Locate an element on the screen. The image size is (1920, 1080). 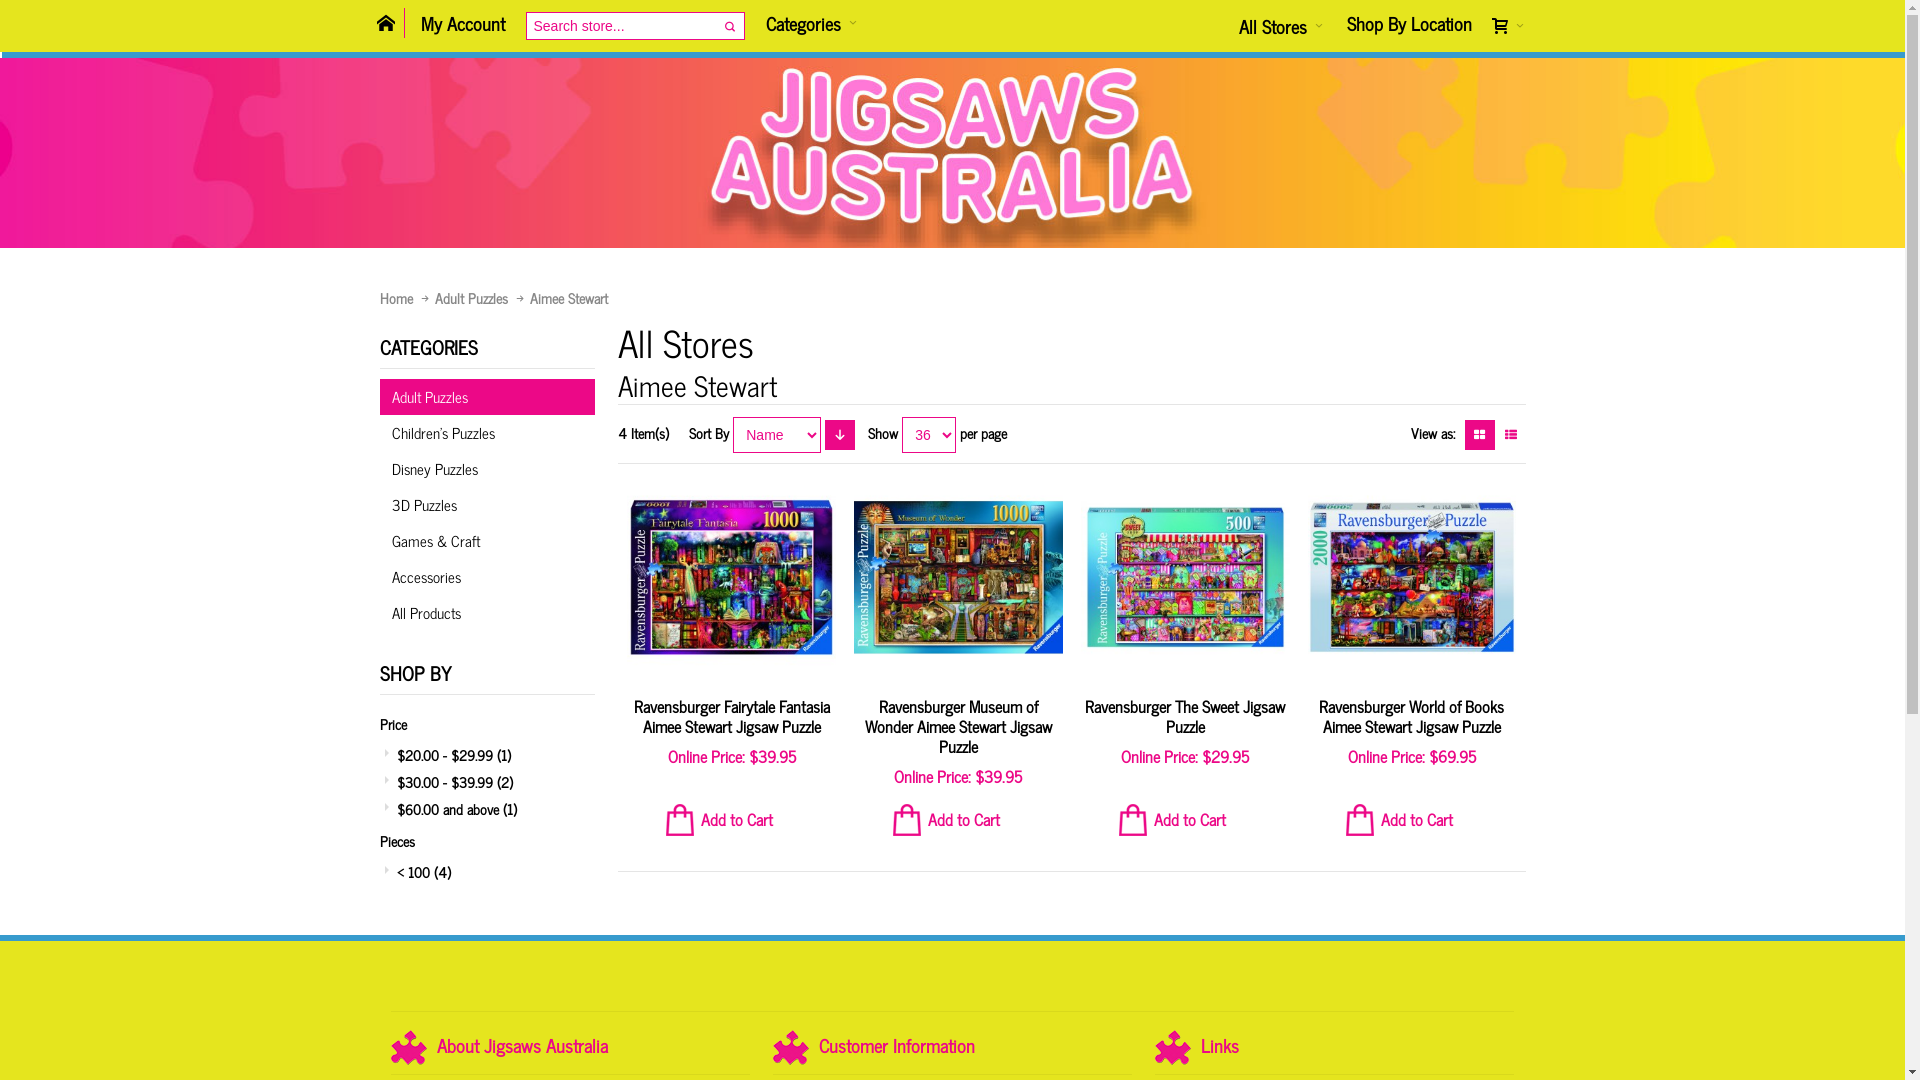
'$20.00 - $29.99 (1)' is located at coordinates (486, 754).